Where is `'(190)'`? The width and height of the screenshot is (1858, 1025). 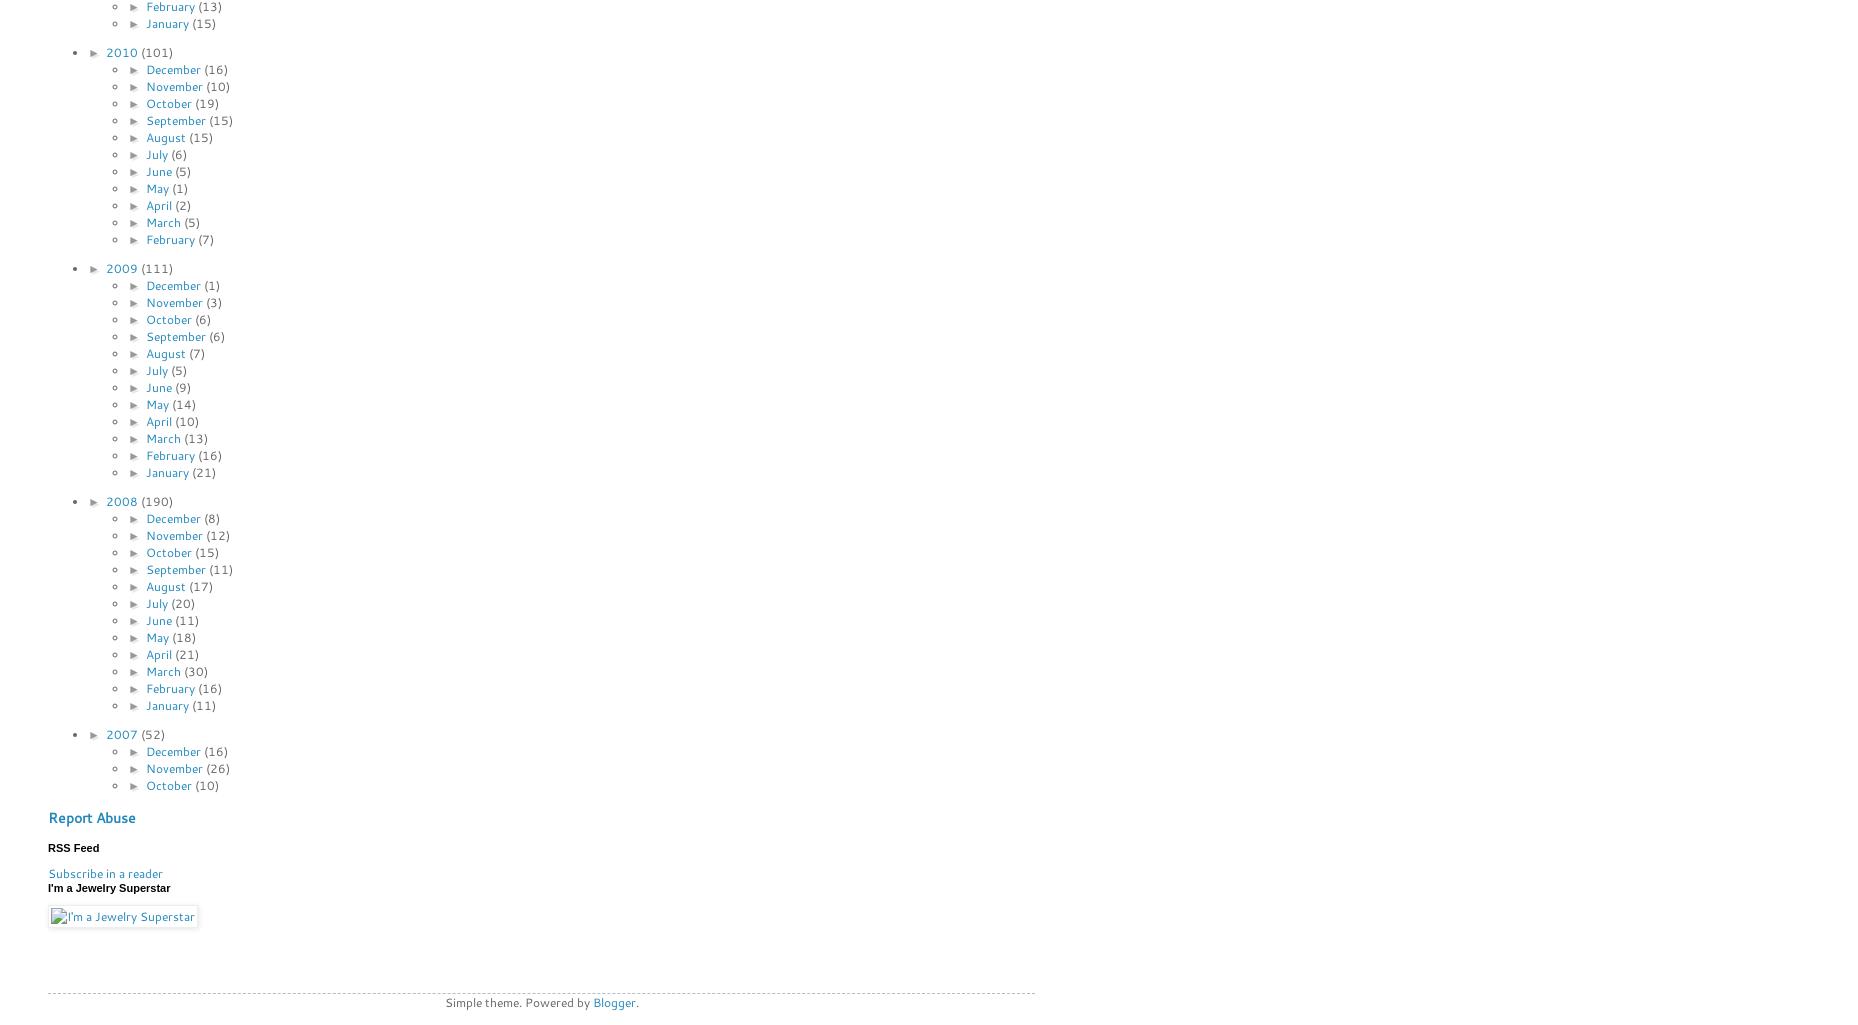
'(190)' is located at coordinates (139, 500).